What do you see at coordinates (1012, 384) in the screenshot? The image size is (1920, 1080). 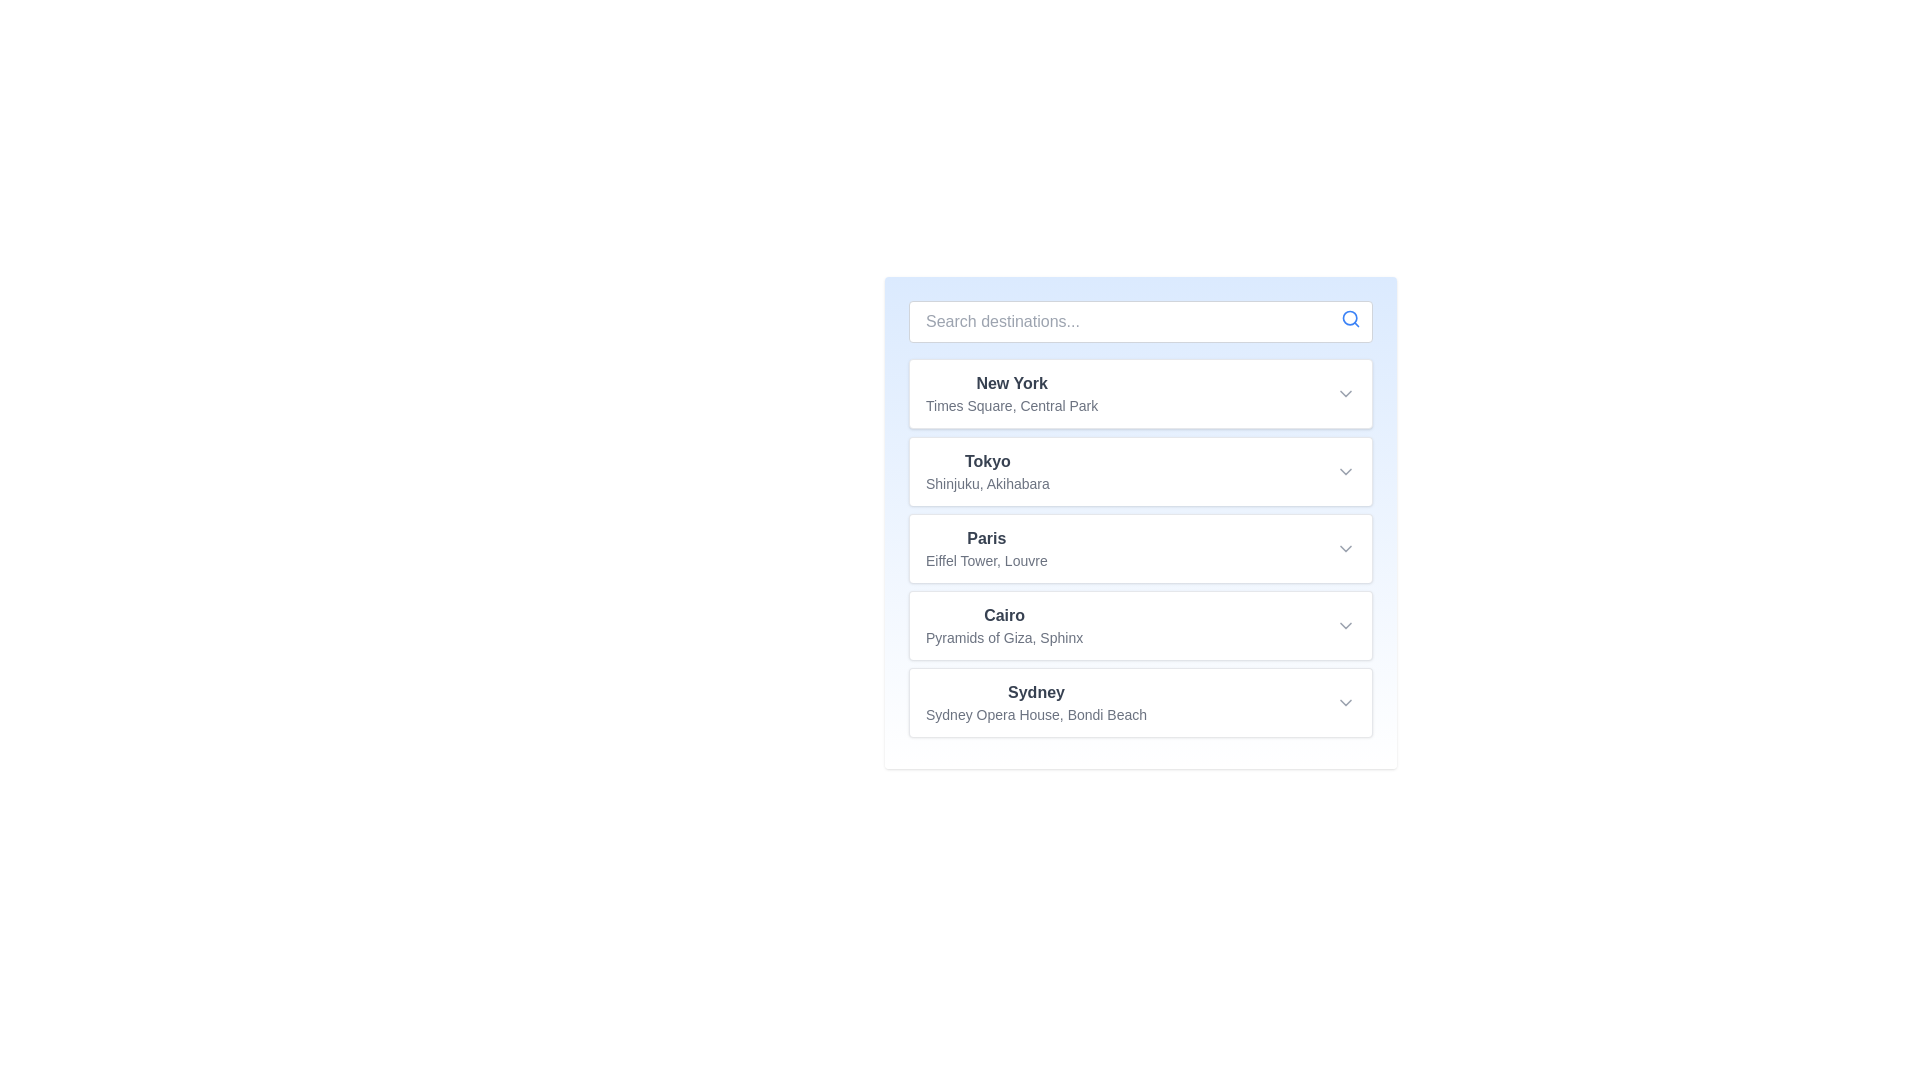 I see `the primary title Text Label for the first destination option in the vertical list, located just below the search box and above the secondary text 'Times Square, Central Park'` at bounding box center [1012, 384].